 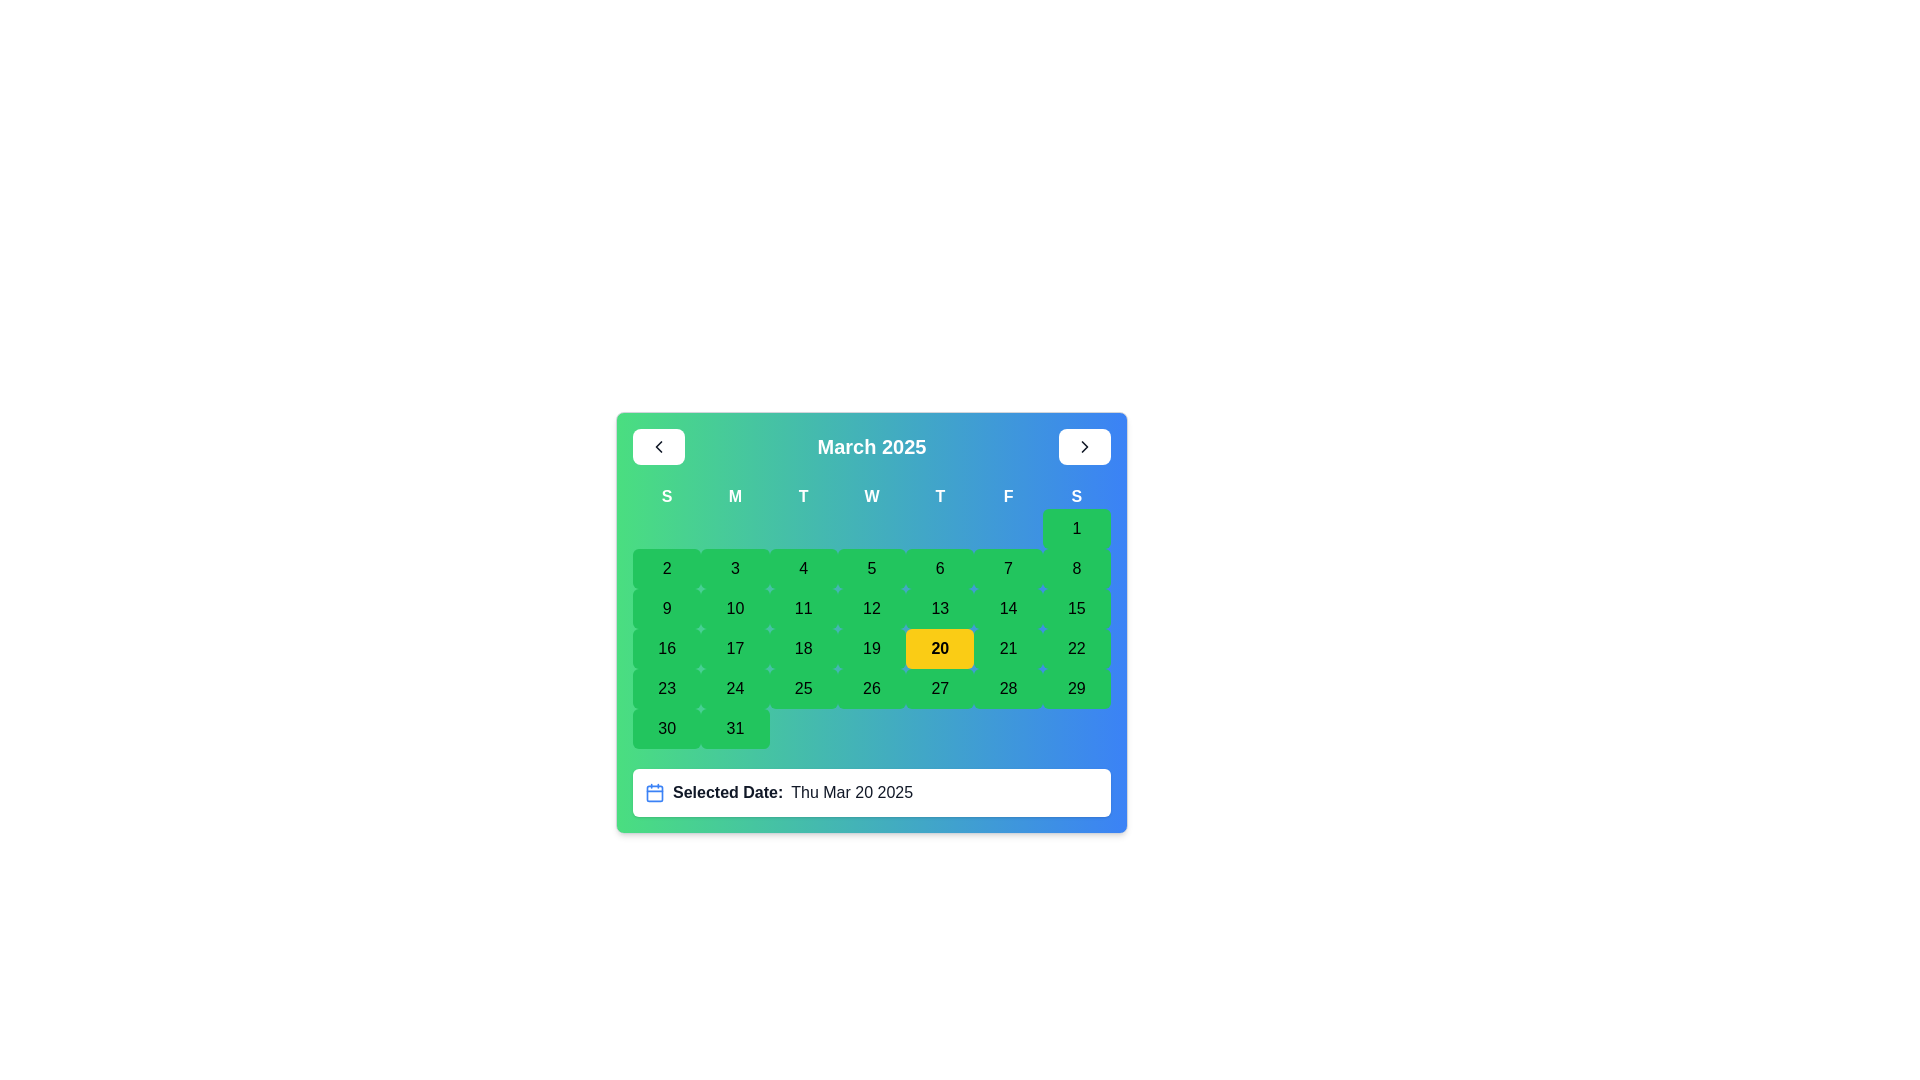 What do you see at coordinates (1008, 608) in the screenshot?
I see `the Button labeled '14' in the calendar grid layout` at bounding box center [1008, 608].